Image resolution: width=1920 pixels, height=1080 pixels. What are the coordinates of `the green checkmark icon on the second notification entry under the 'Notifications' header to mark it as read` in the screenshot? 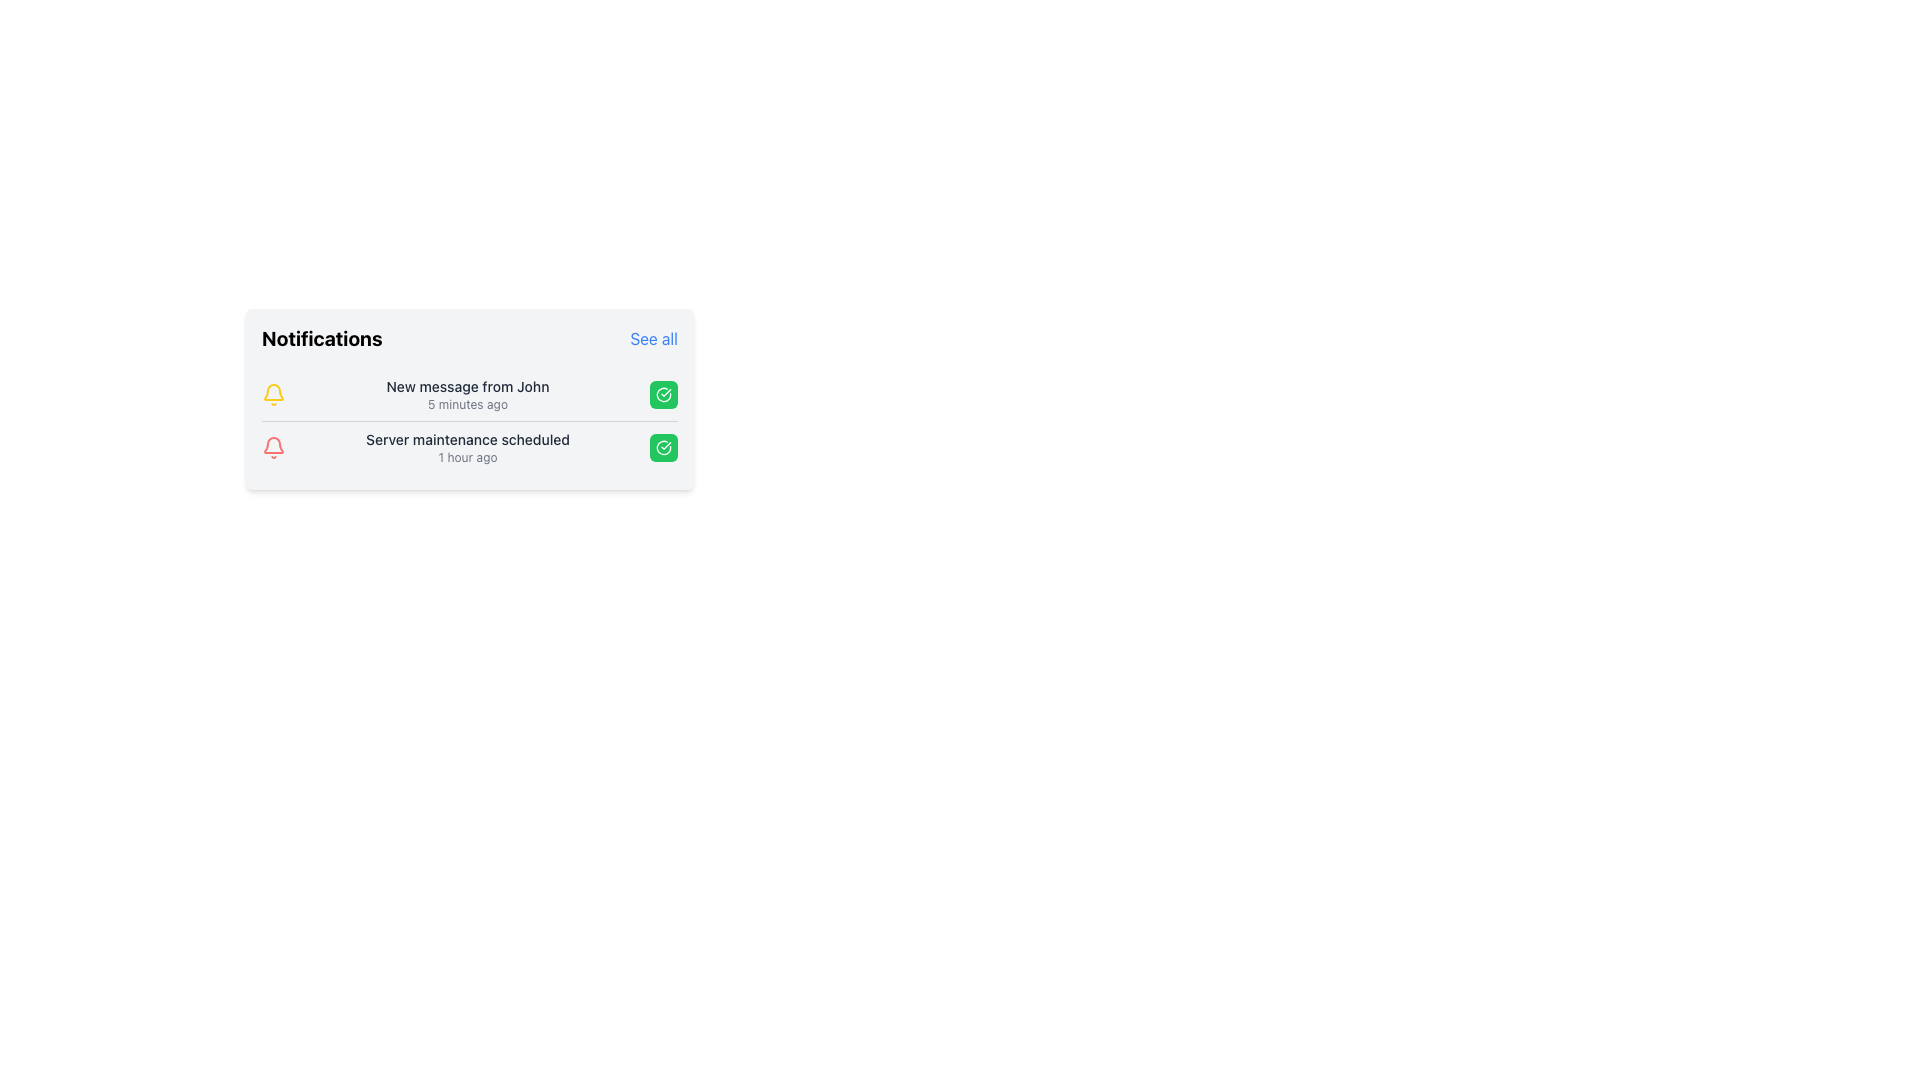 It's located at (469, 446).